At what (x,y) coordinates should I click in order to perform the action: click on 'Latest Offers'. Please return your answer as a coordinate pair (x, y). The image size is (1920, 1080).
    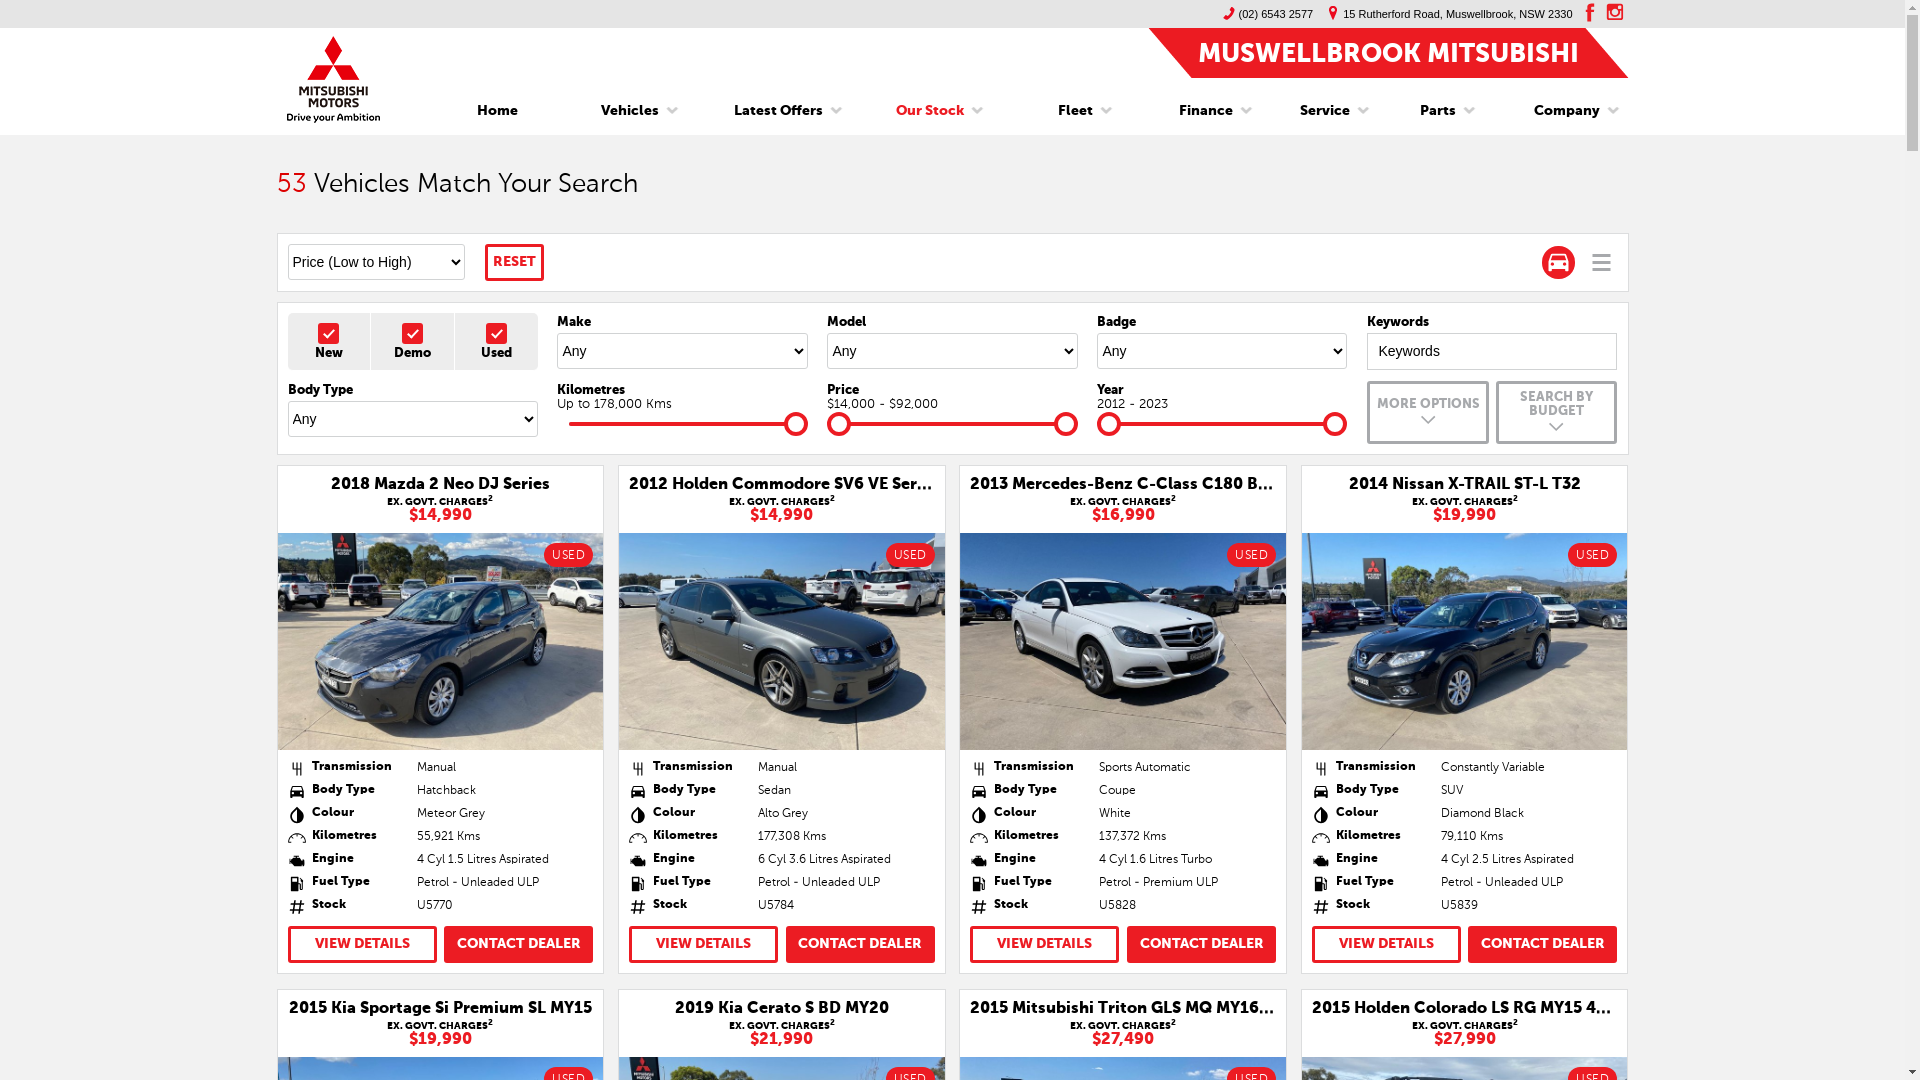
    Looking at the image, I should click on (719, 111).